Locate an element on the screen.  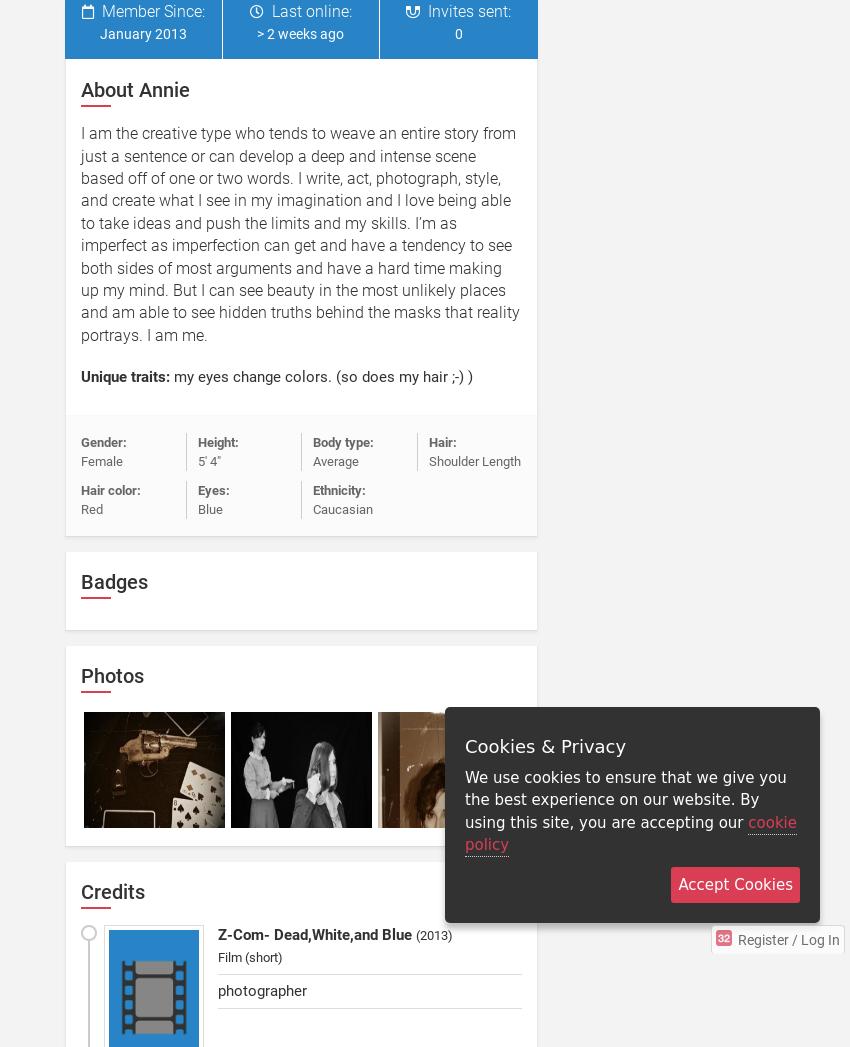
'(' is located at coordinates (418, 935).